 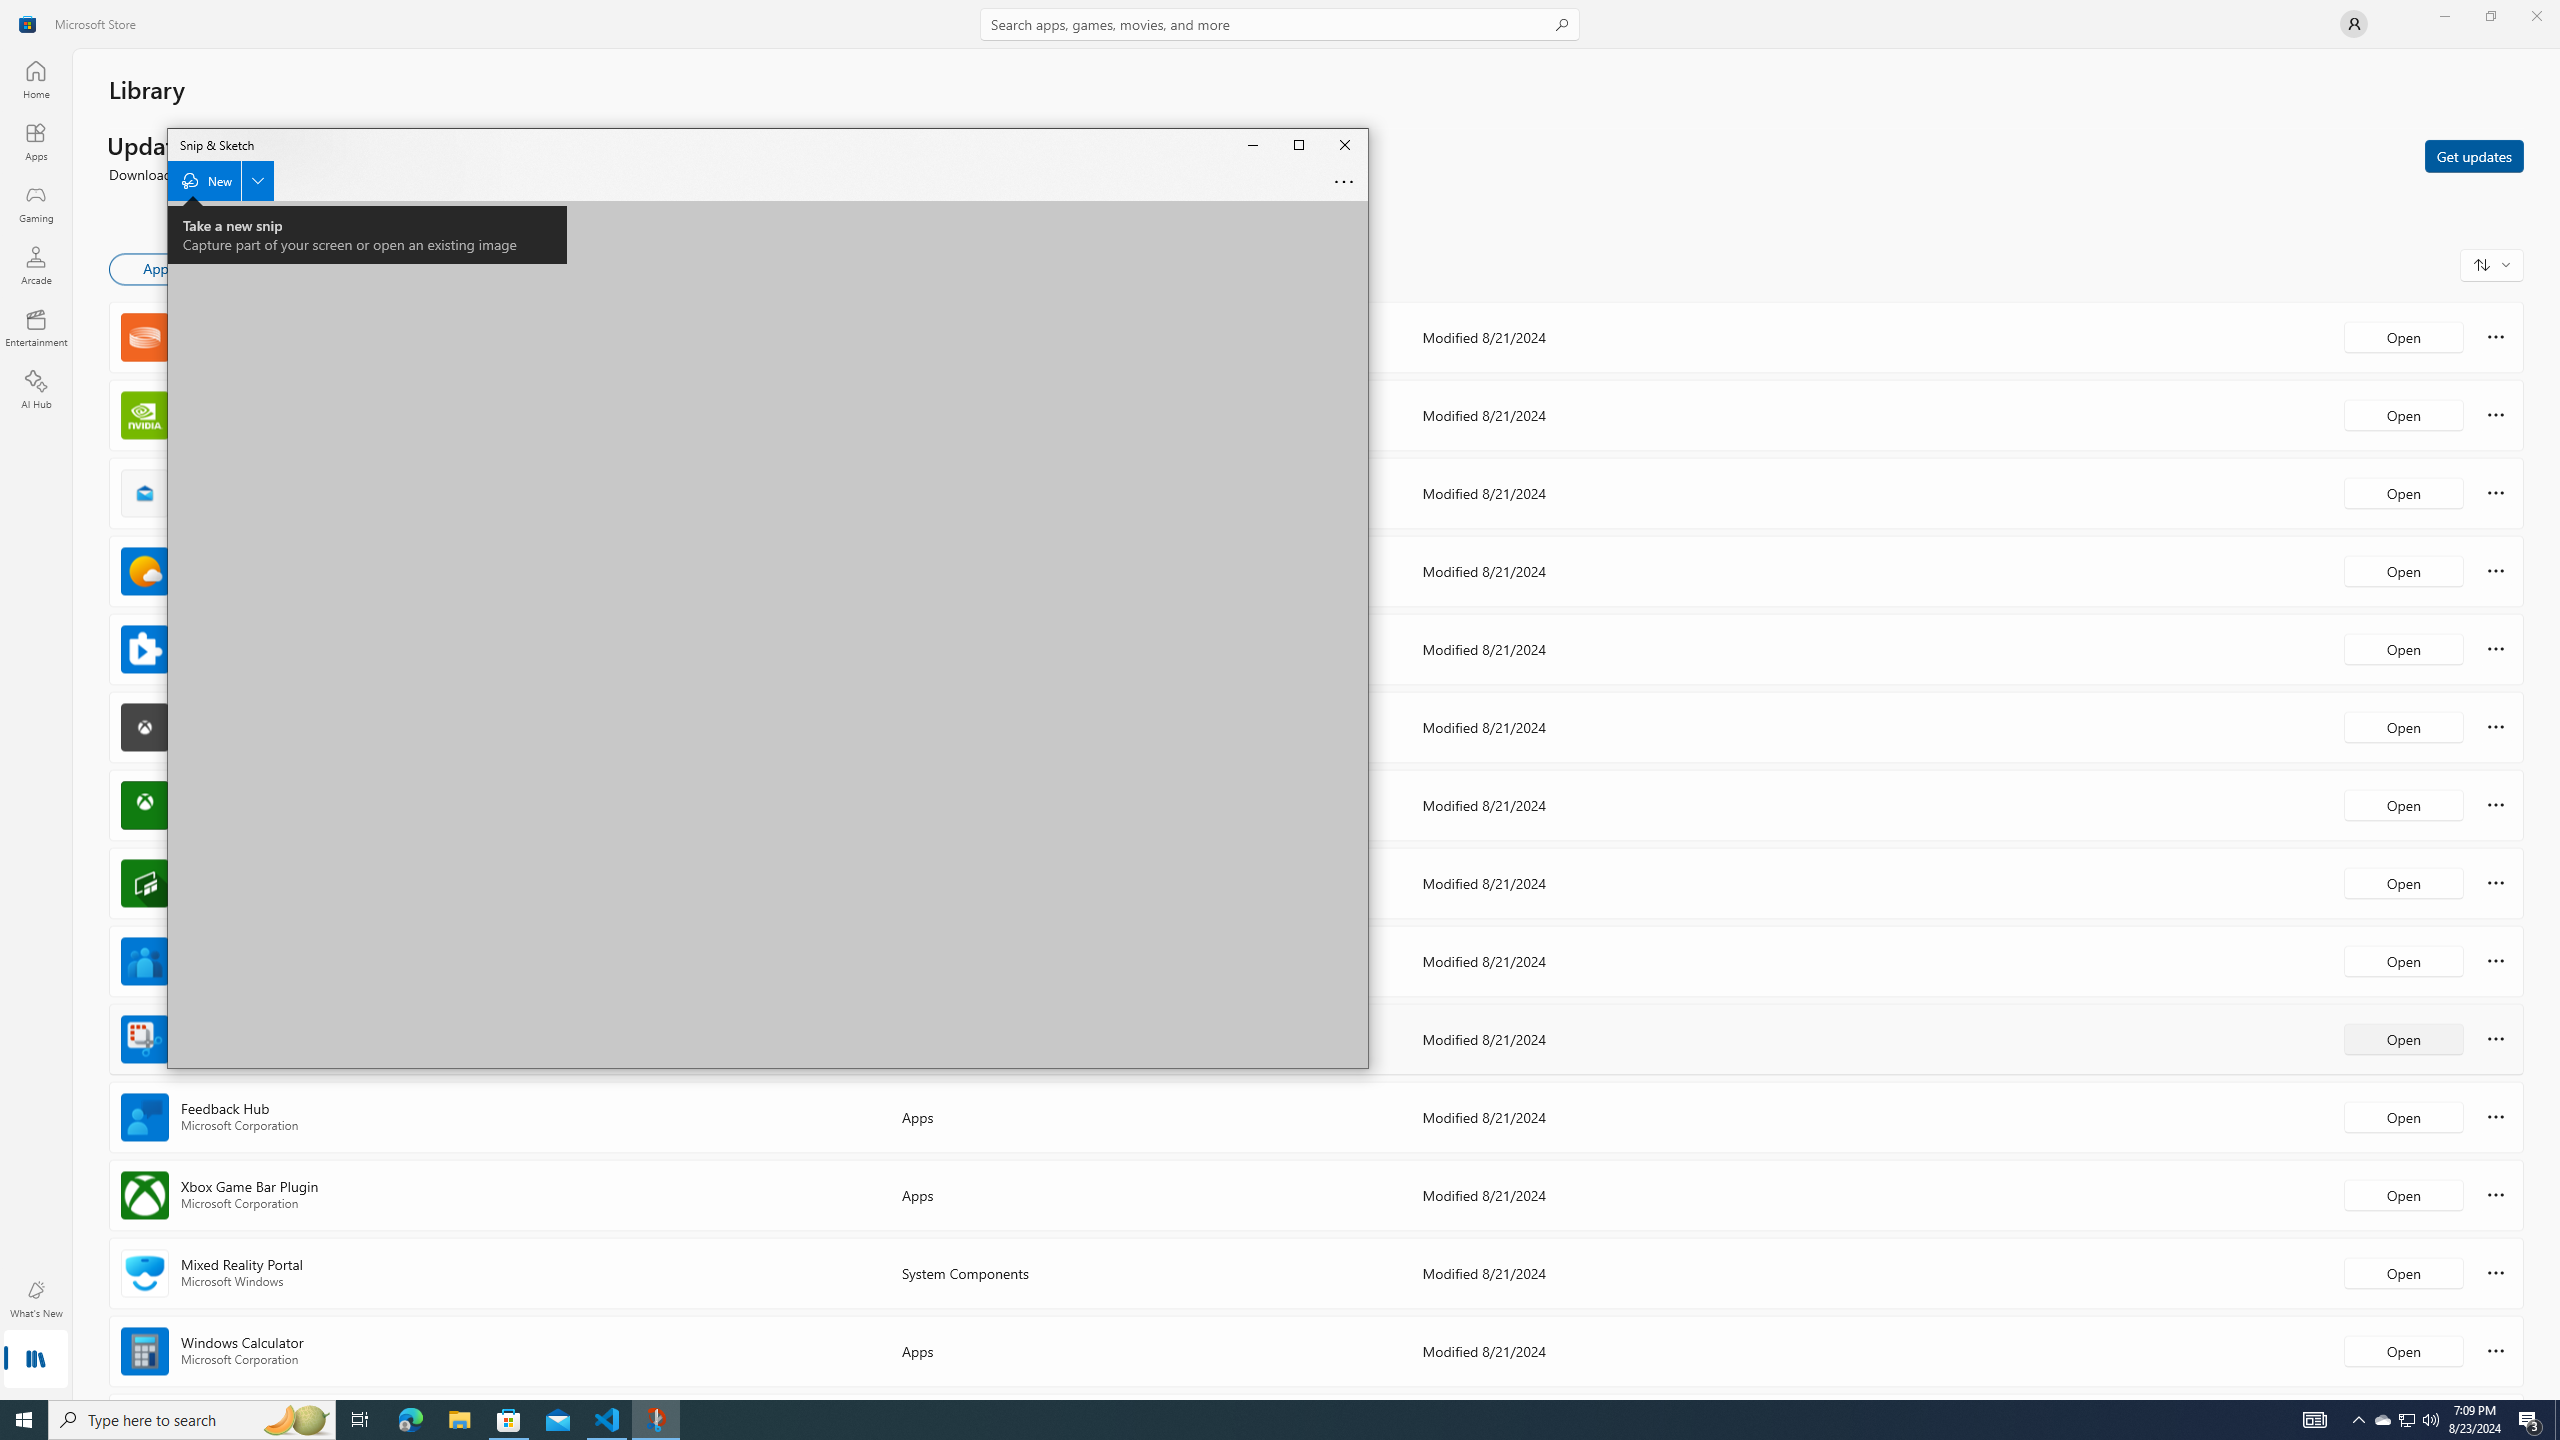 I want to click on 'New Snip', so click(x=220, y=180).